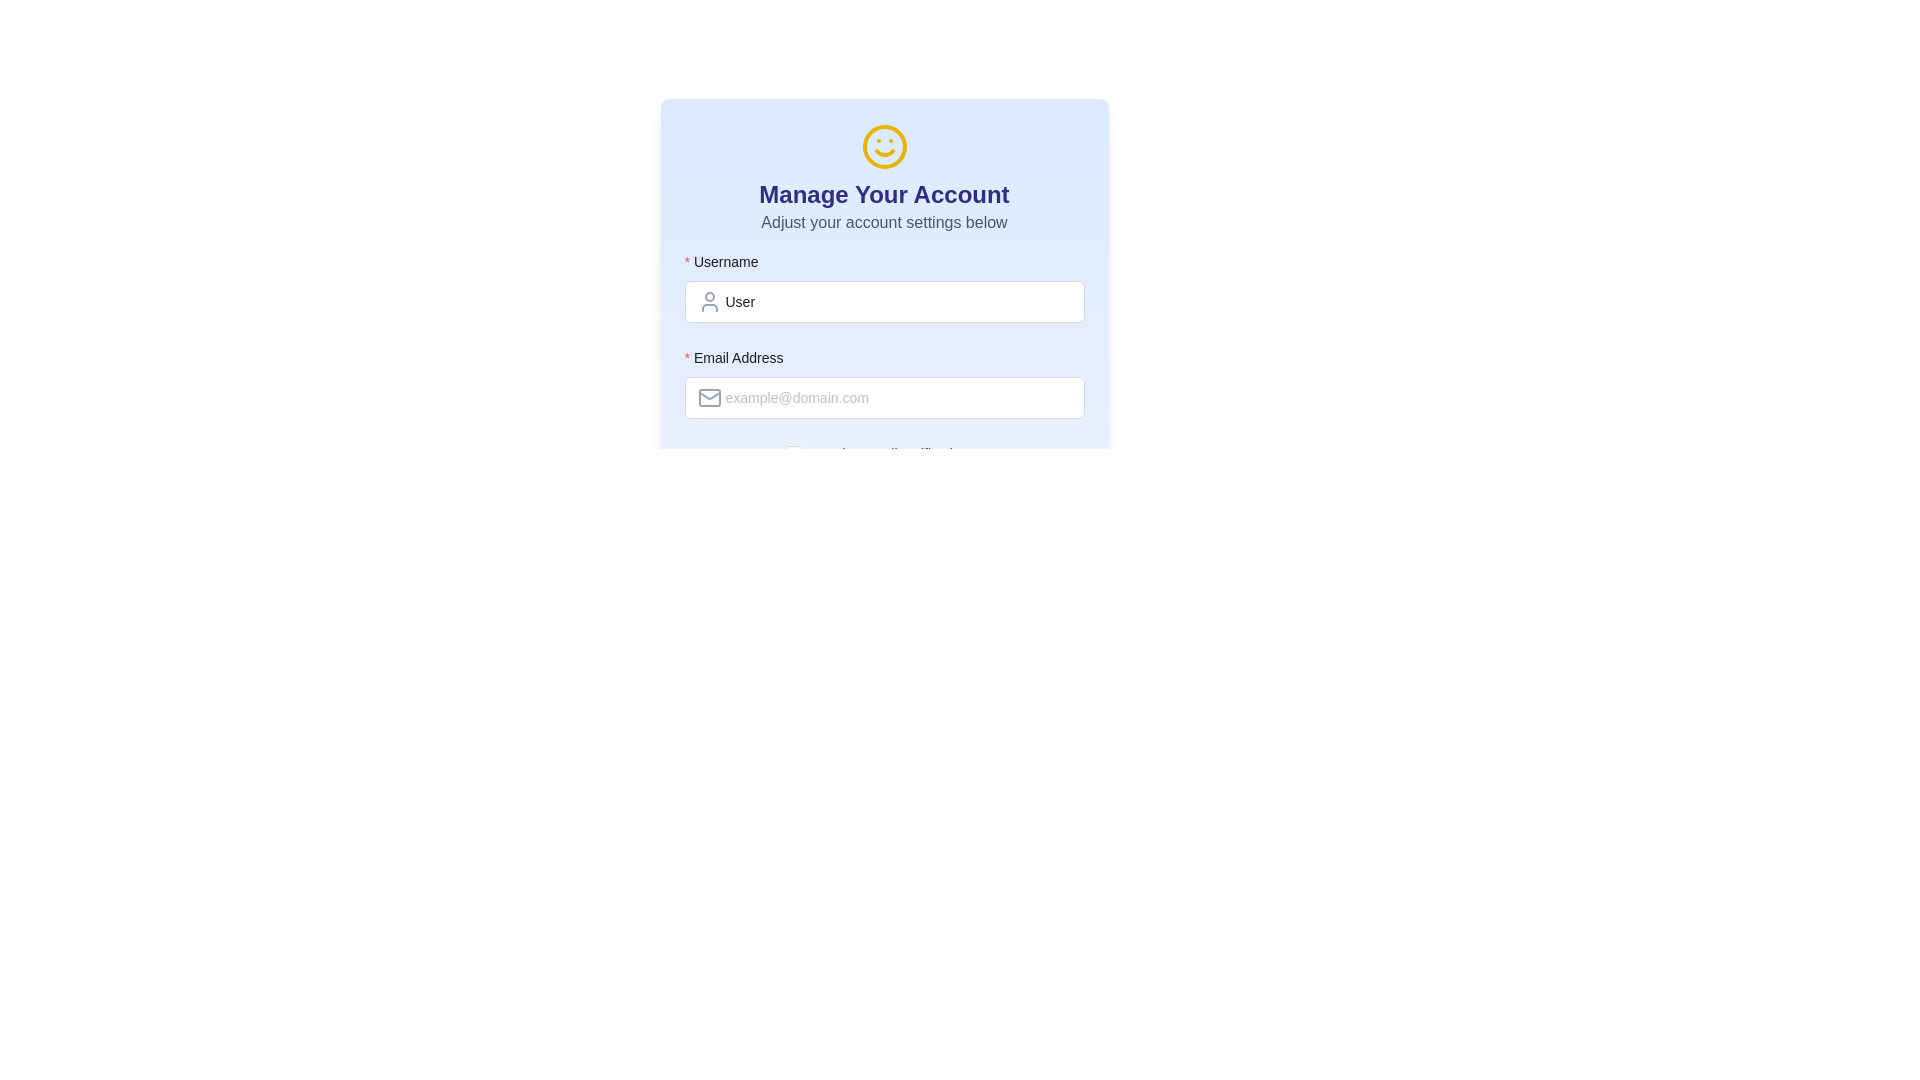 This screenshot has width=1920, height=1080. I want to click on the text inside the email input field, which is centrally located below the 'Email Address' label, so click(883, 397).